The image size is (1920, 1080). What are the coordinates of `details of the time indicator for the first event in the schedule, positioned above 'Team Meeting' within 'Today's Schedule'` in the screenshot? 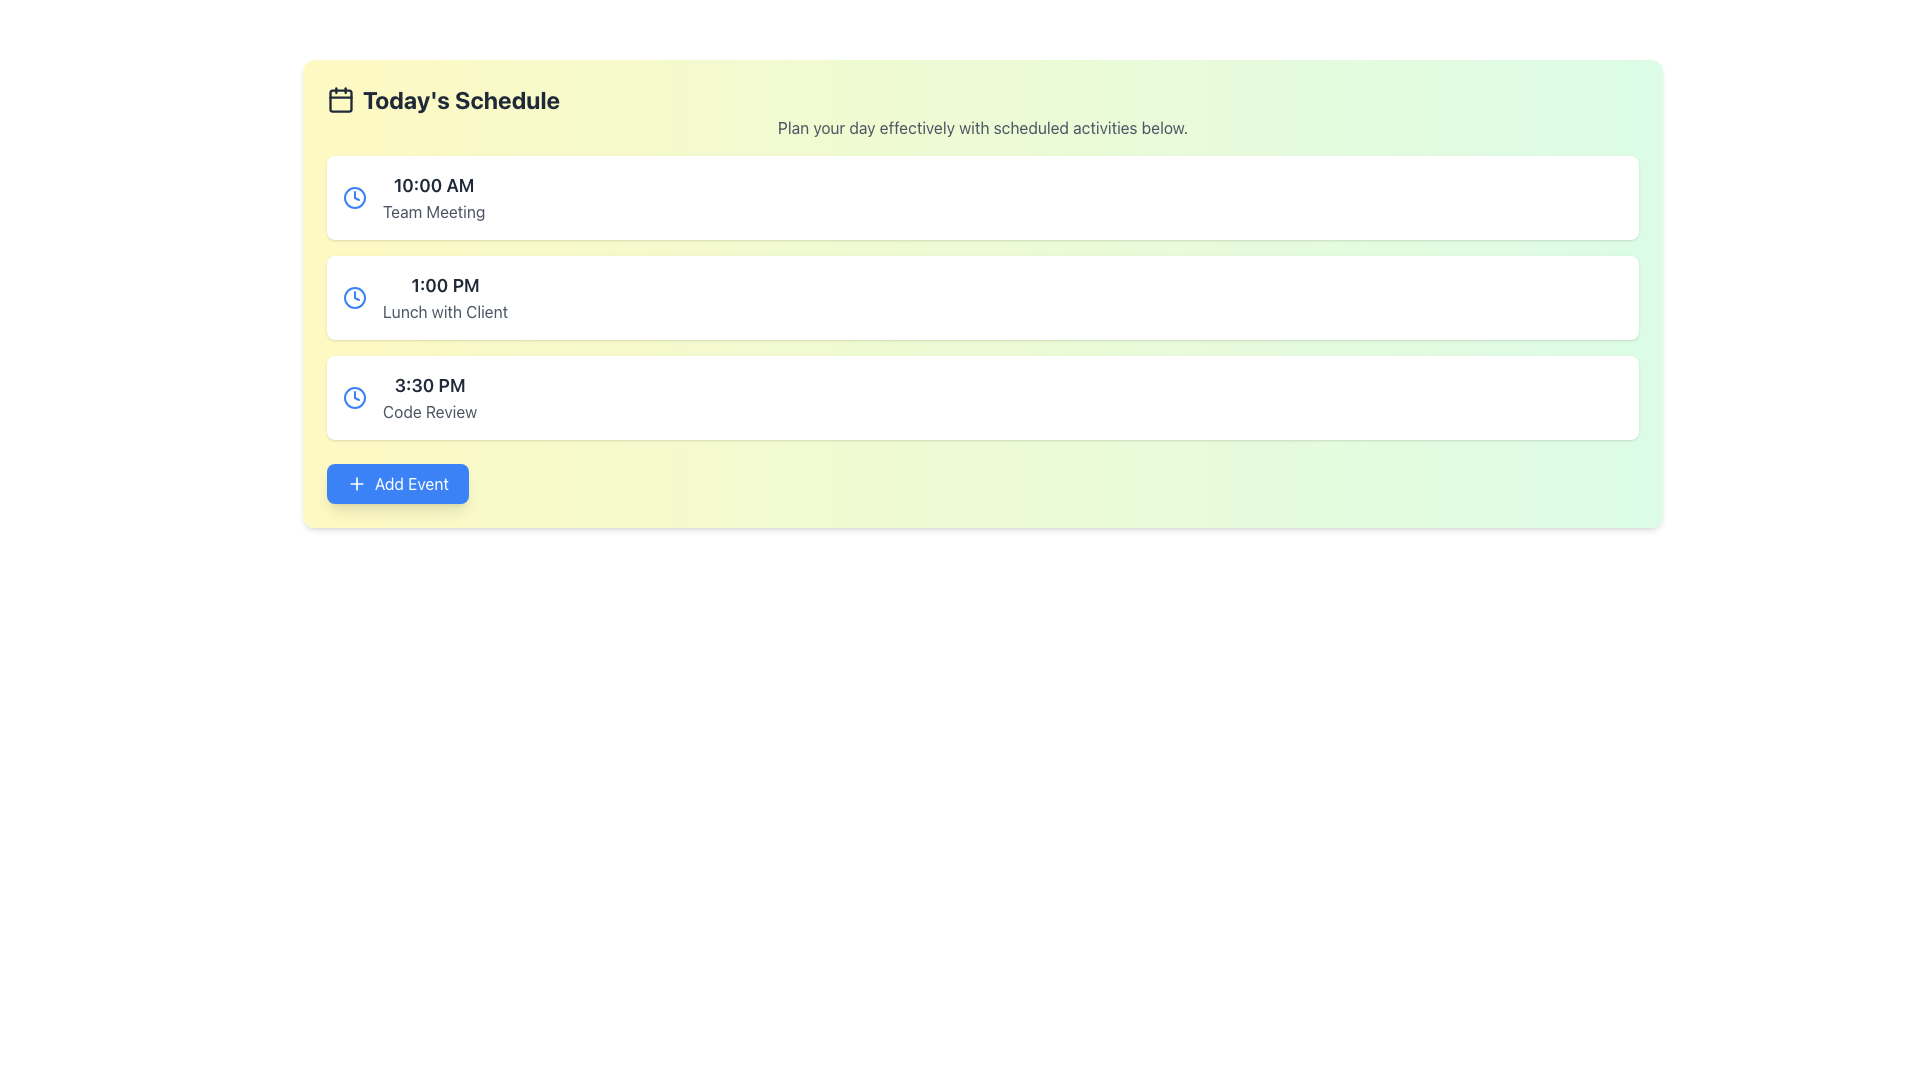 It's located at (433, 185).